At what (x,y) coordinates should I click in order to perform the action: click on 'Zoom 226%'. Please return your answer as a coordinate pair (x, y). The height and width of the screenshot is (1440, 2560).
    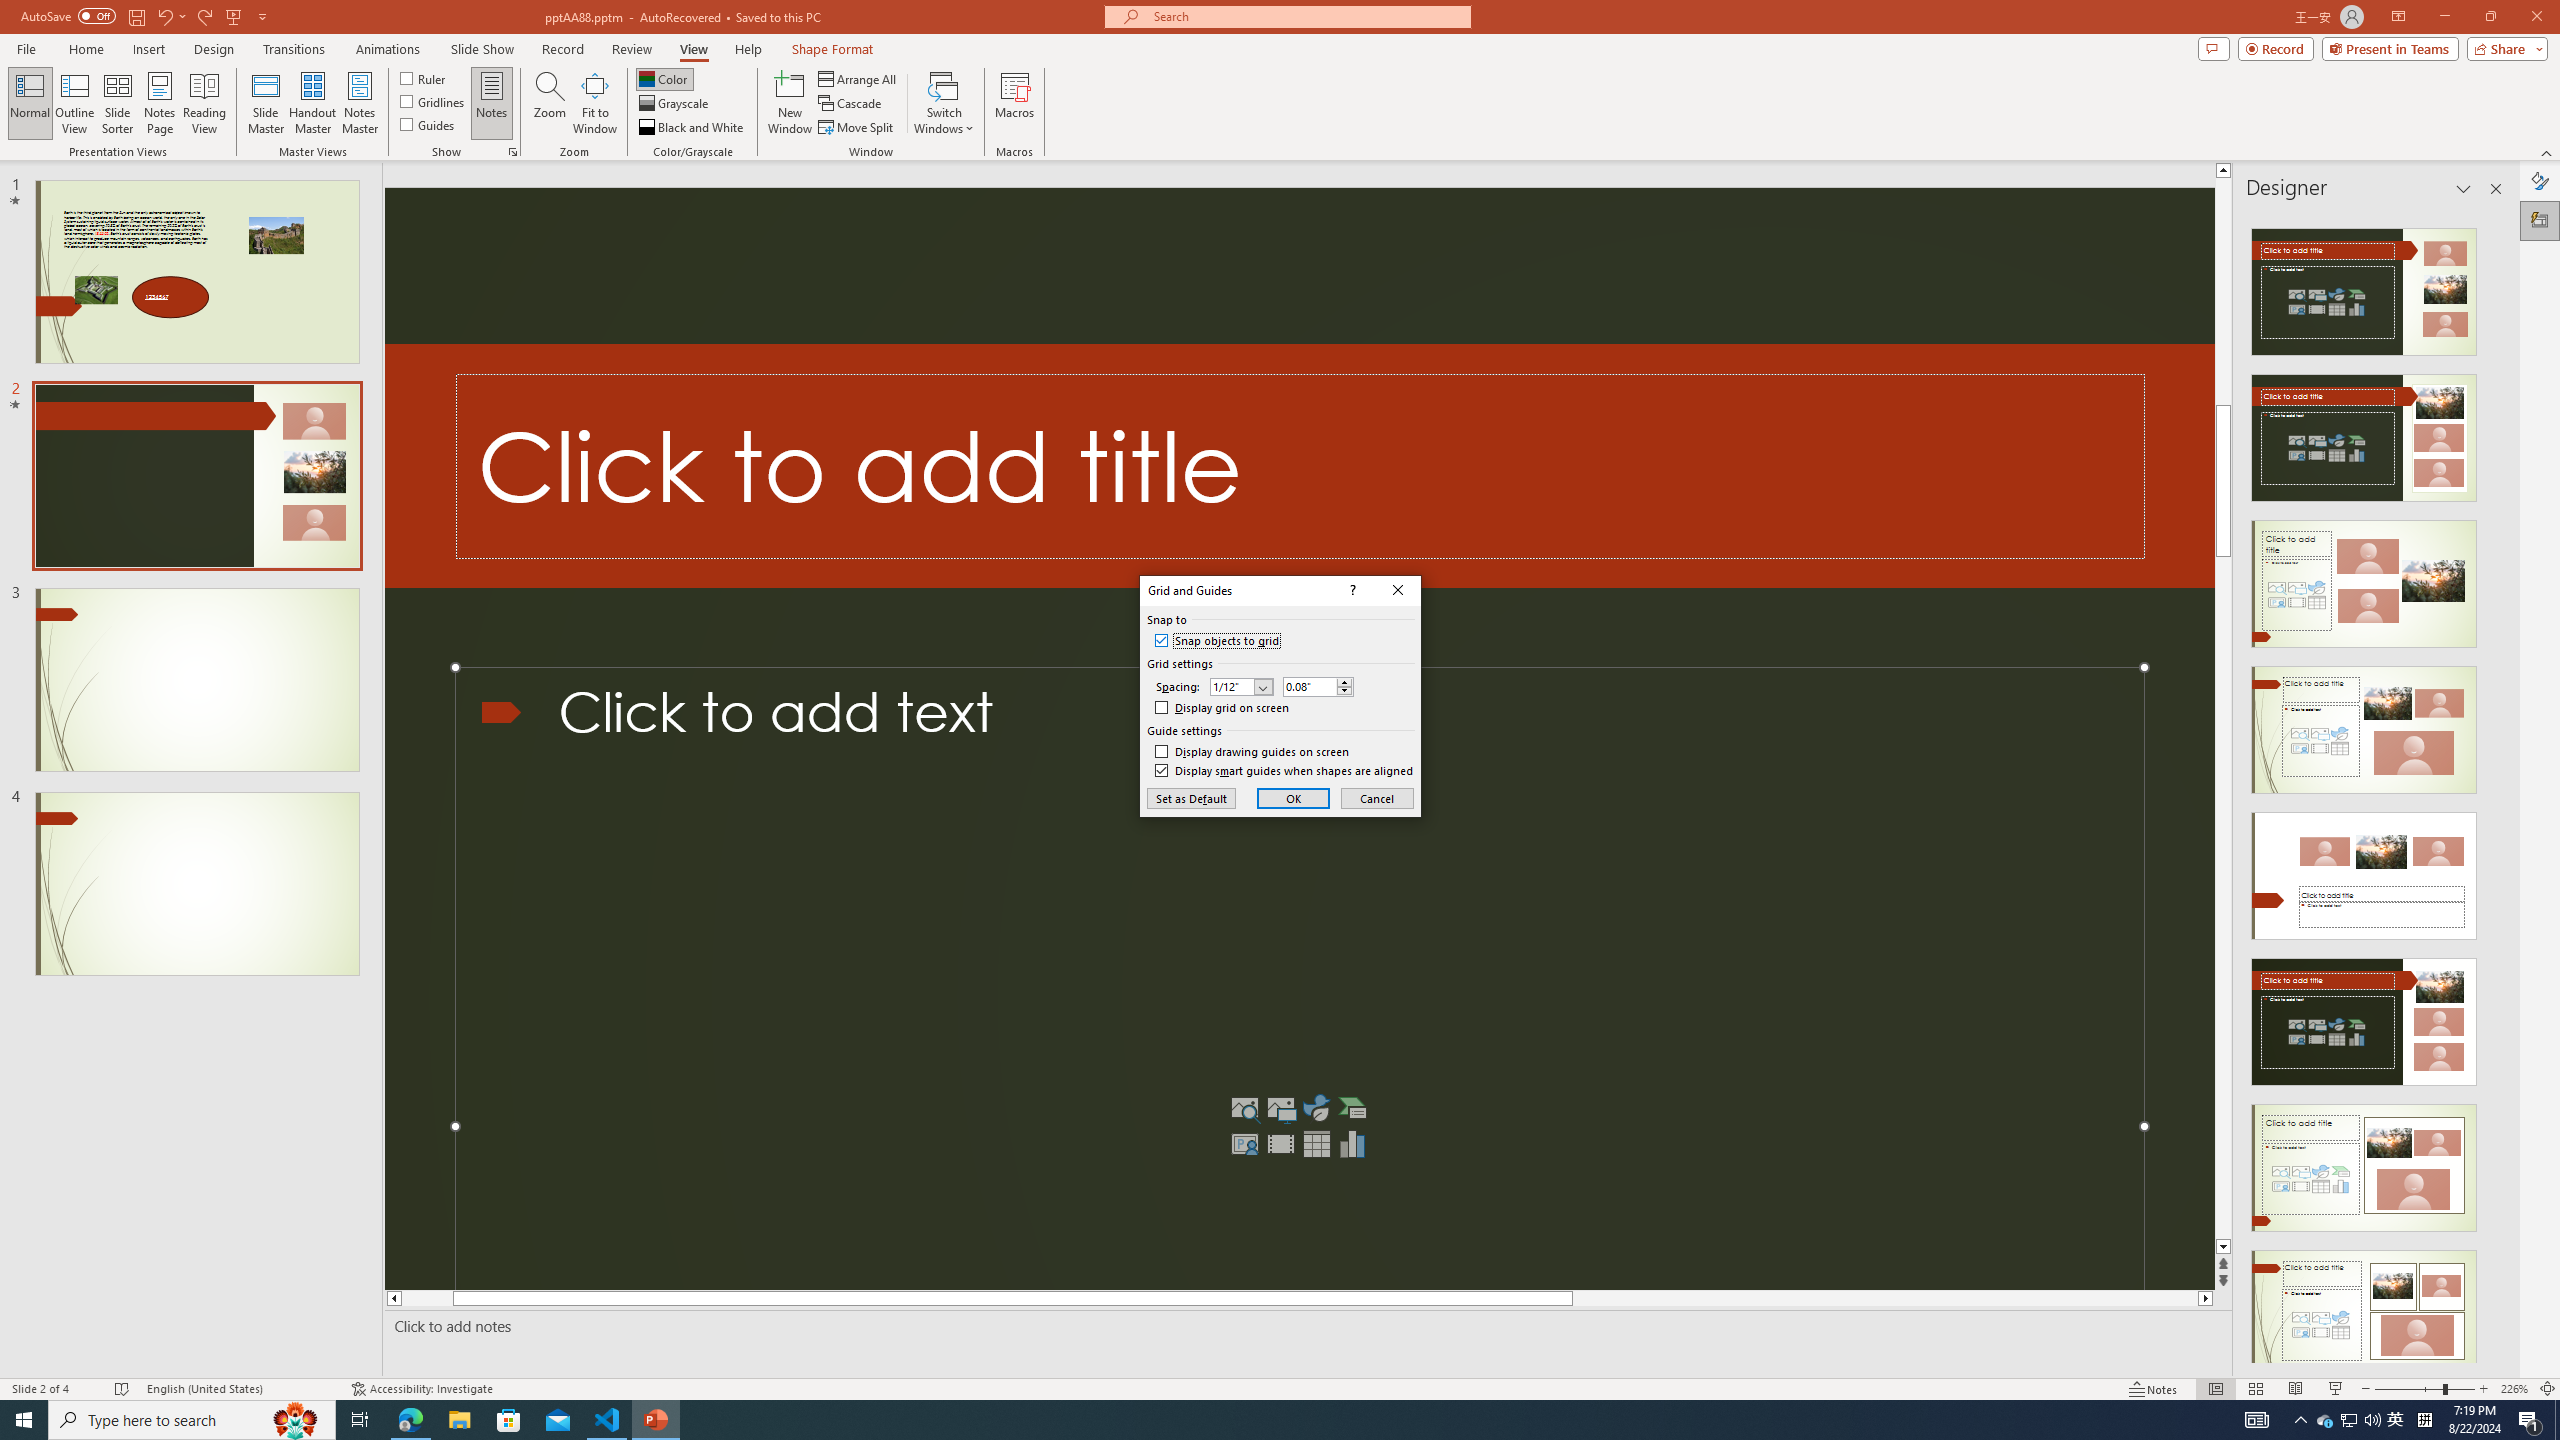
    Looking at the image, I should click on (2515, 1389).